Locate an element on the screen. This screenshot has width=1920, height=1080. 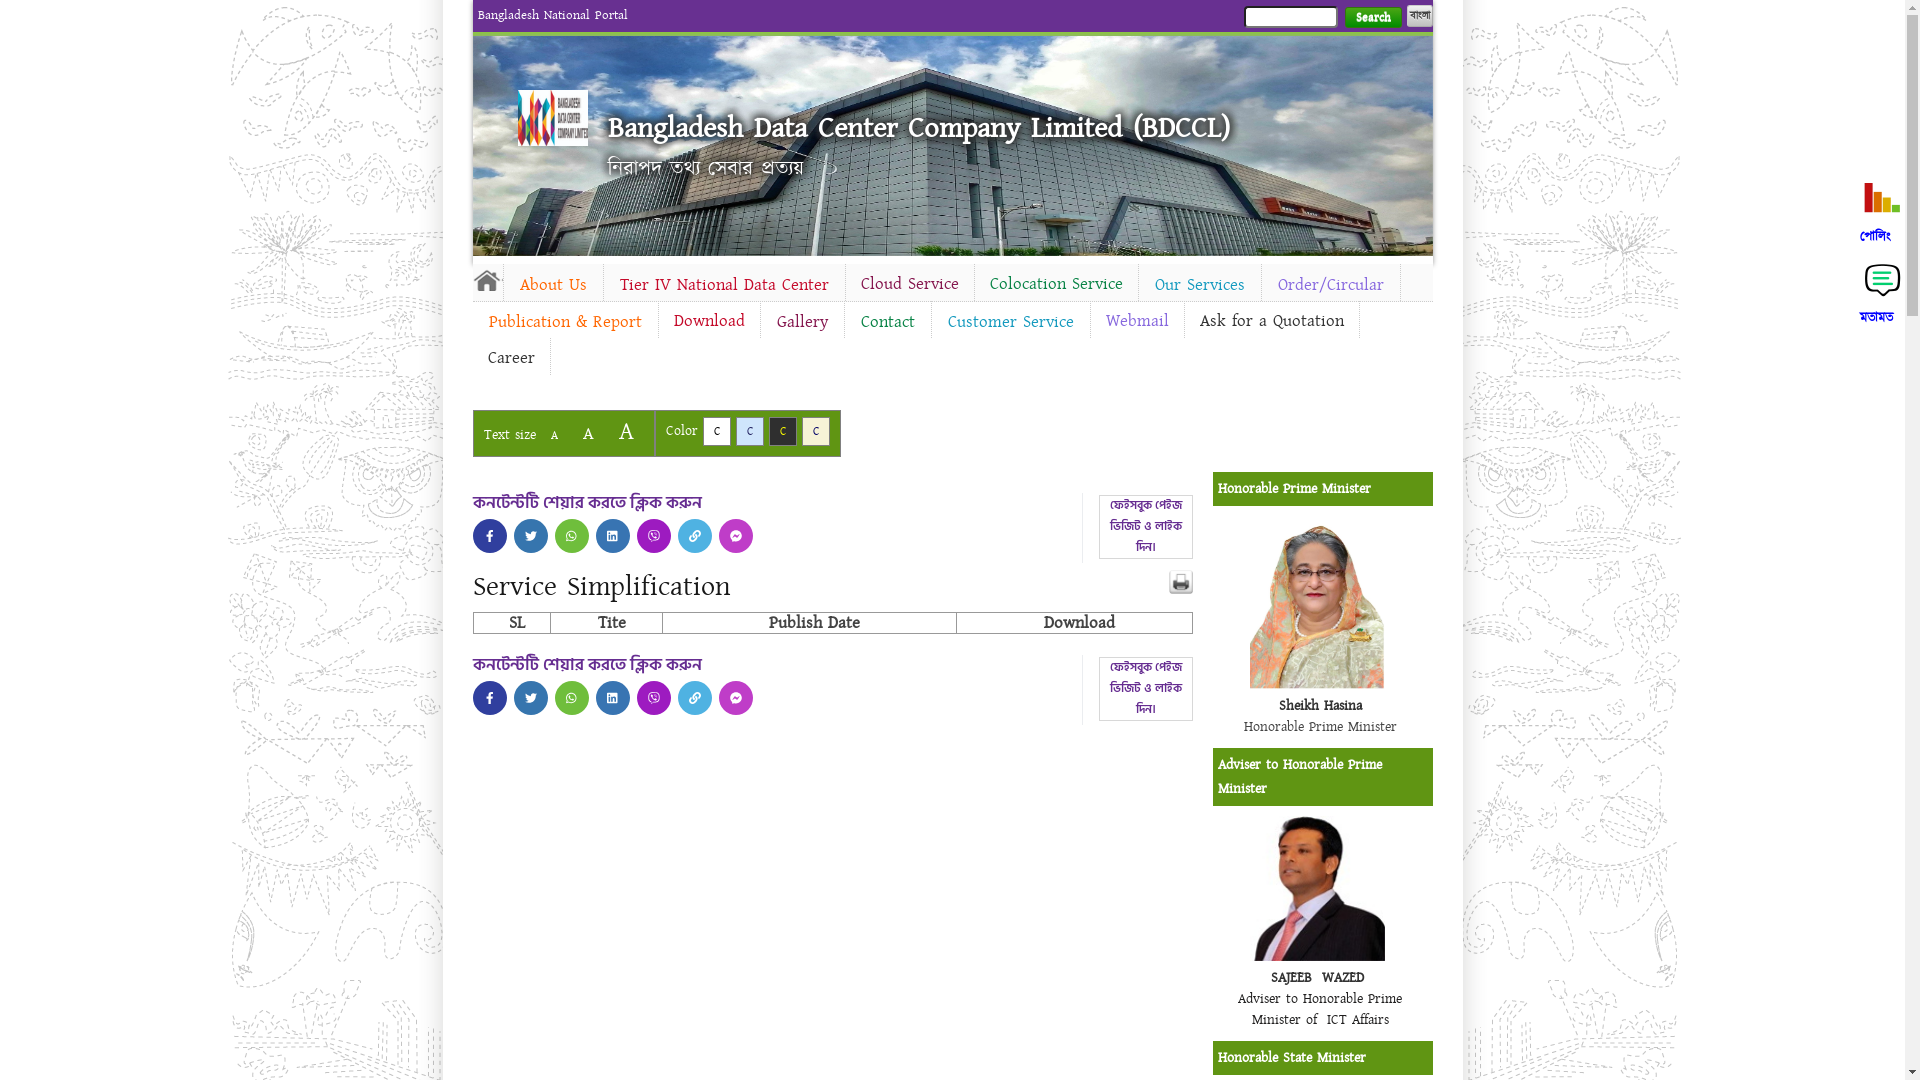
'C' is located at coordinates (748, 430).